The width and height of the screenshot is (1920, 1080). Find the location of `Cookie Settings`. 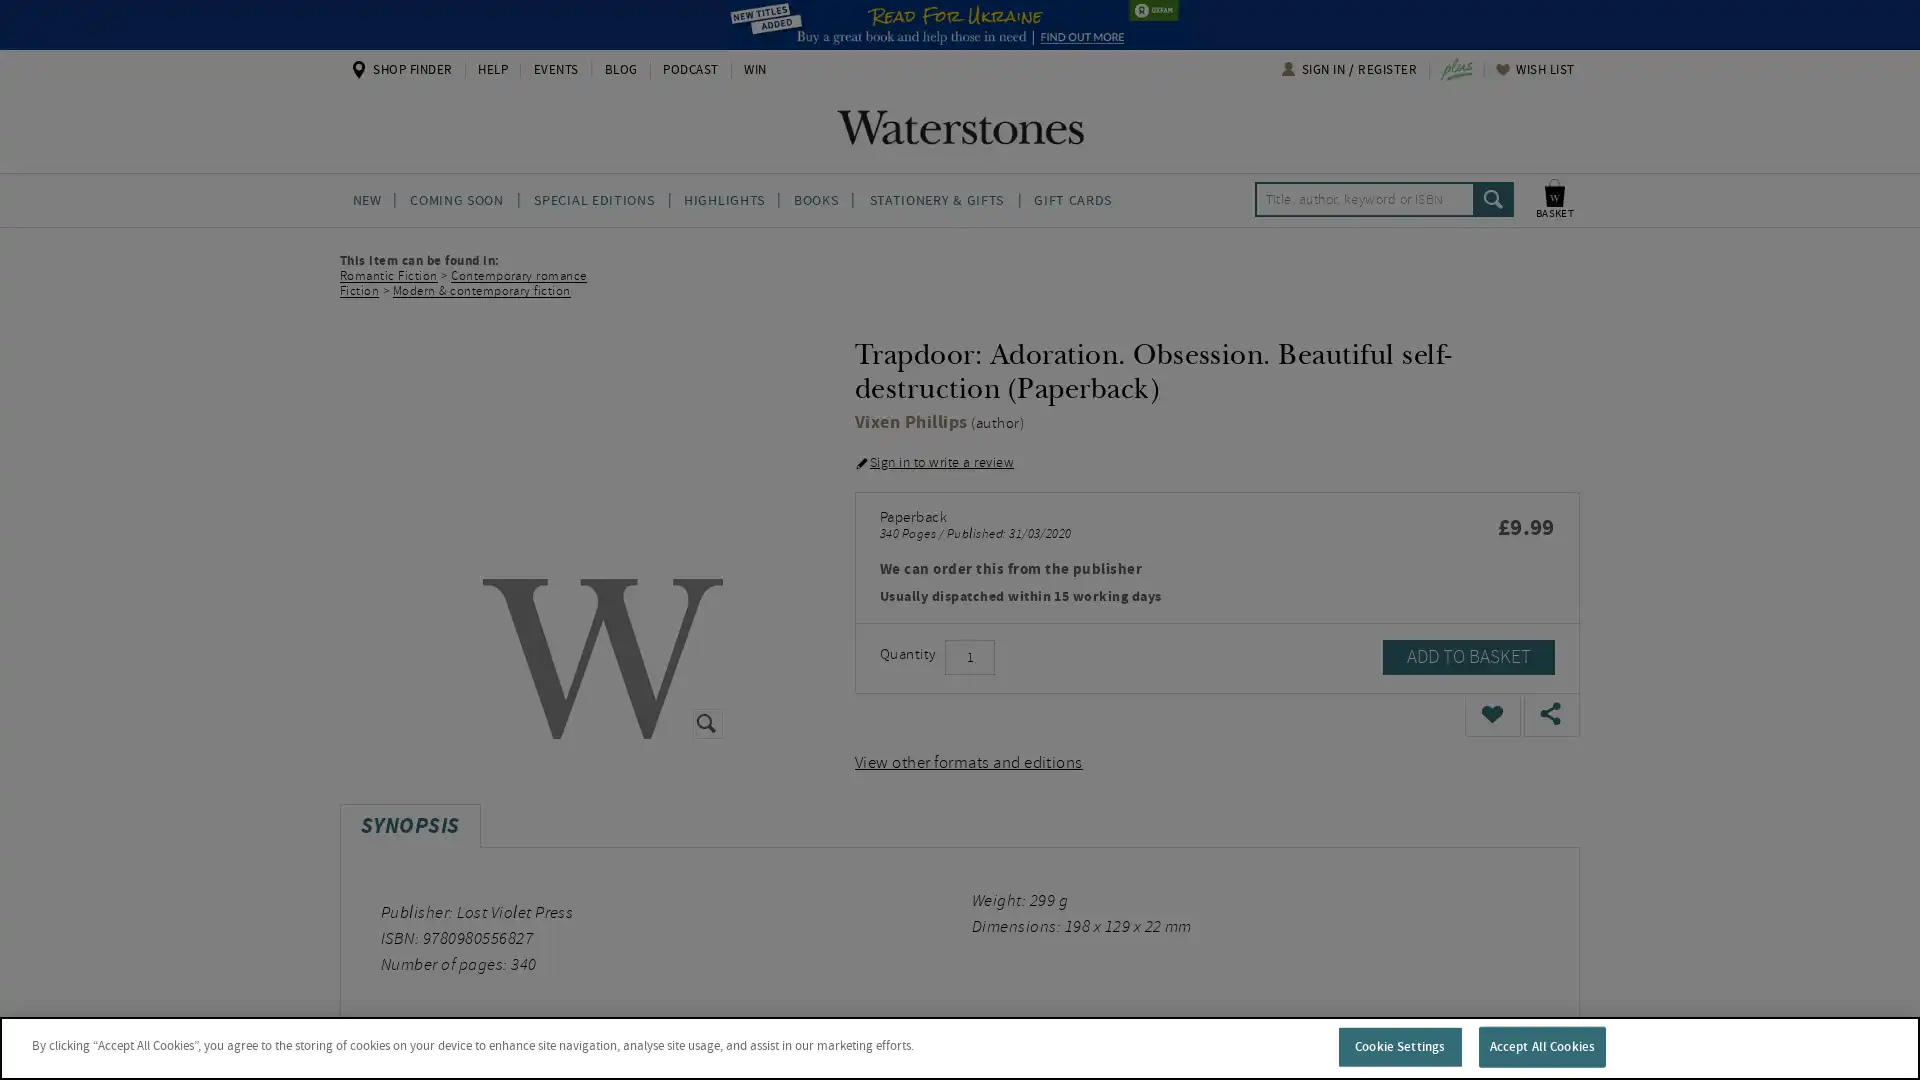

Cookie Settings is located at coordinates (1398, 1045).